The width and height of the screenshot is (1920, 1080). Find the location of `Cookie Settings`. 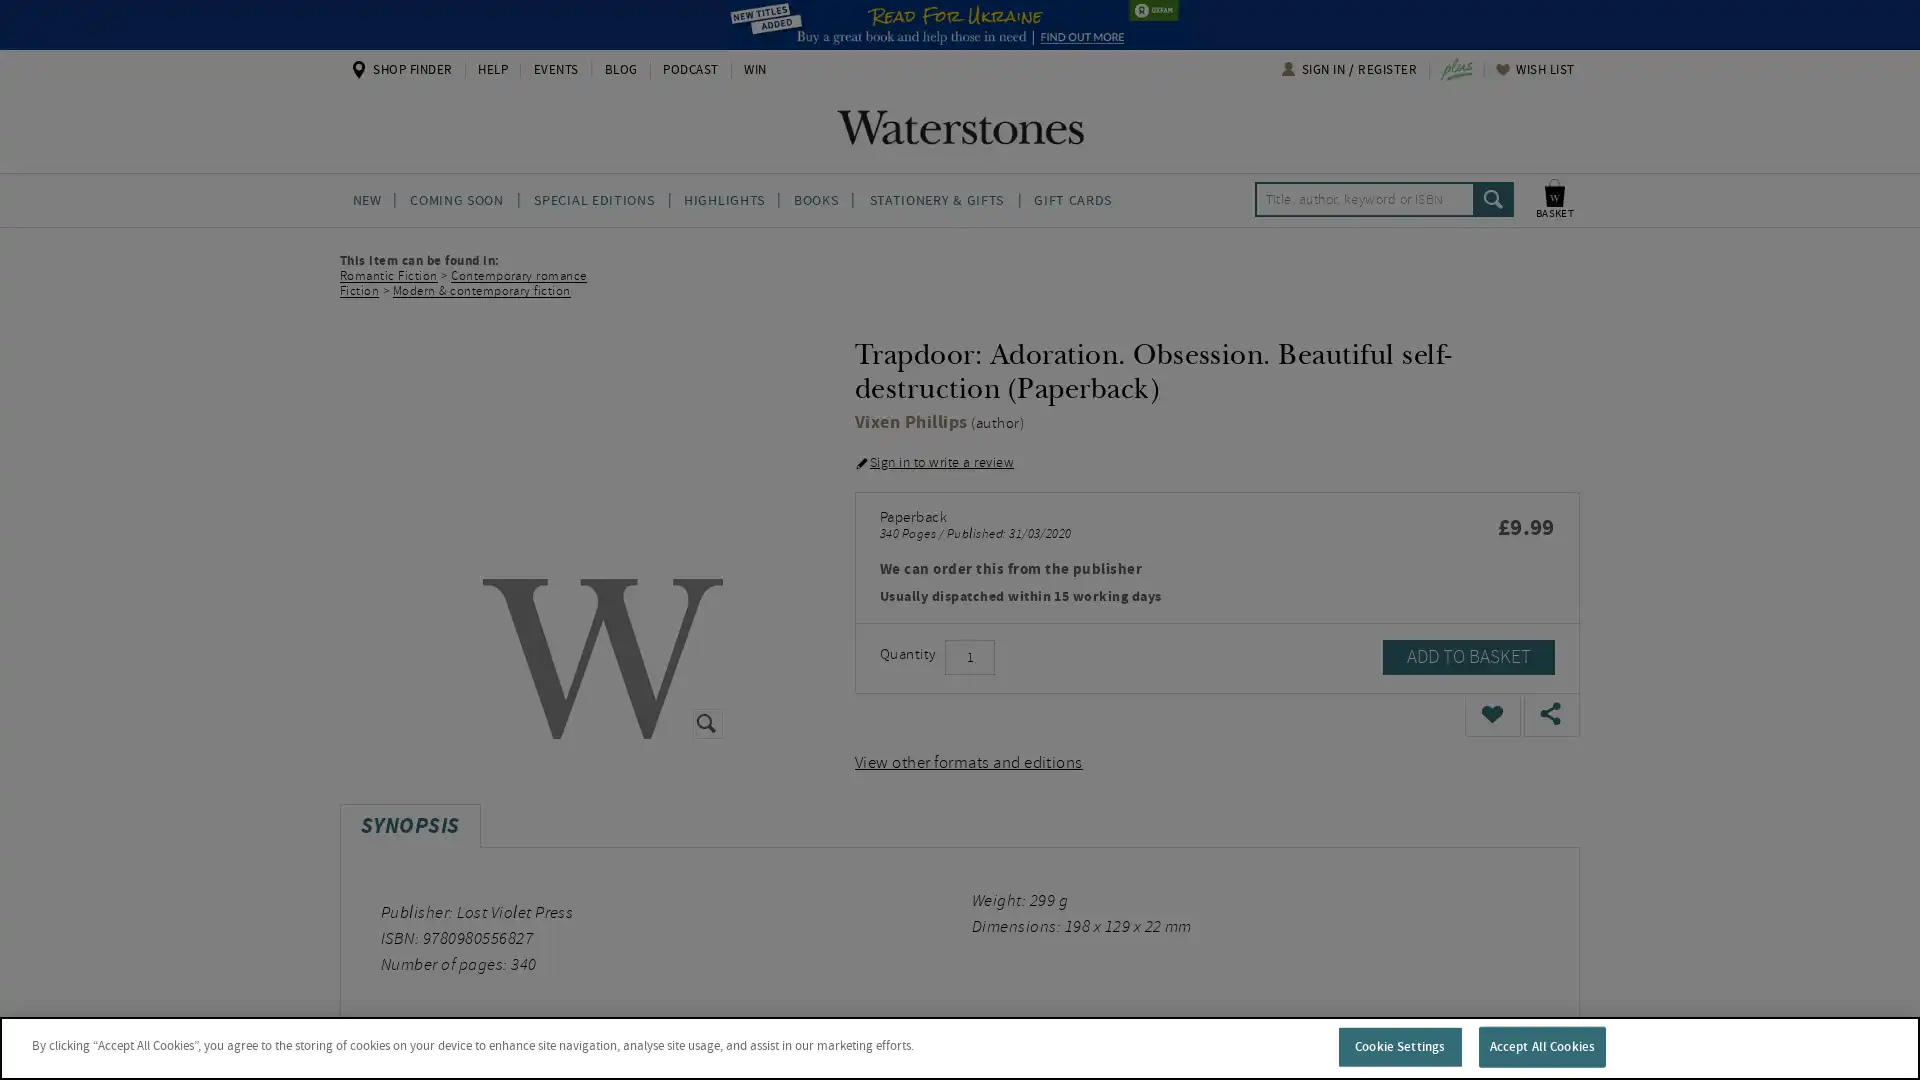

Cookie Settings is located at coordinates (1398, 1045).